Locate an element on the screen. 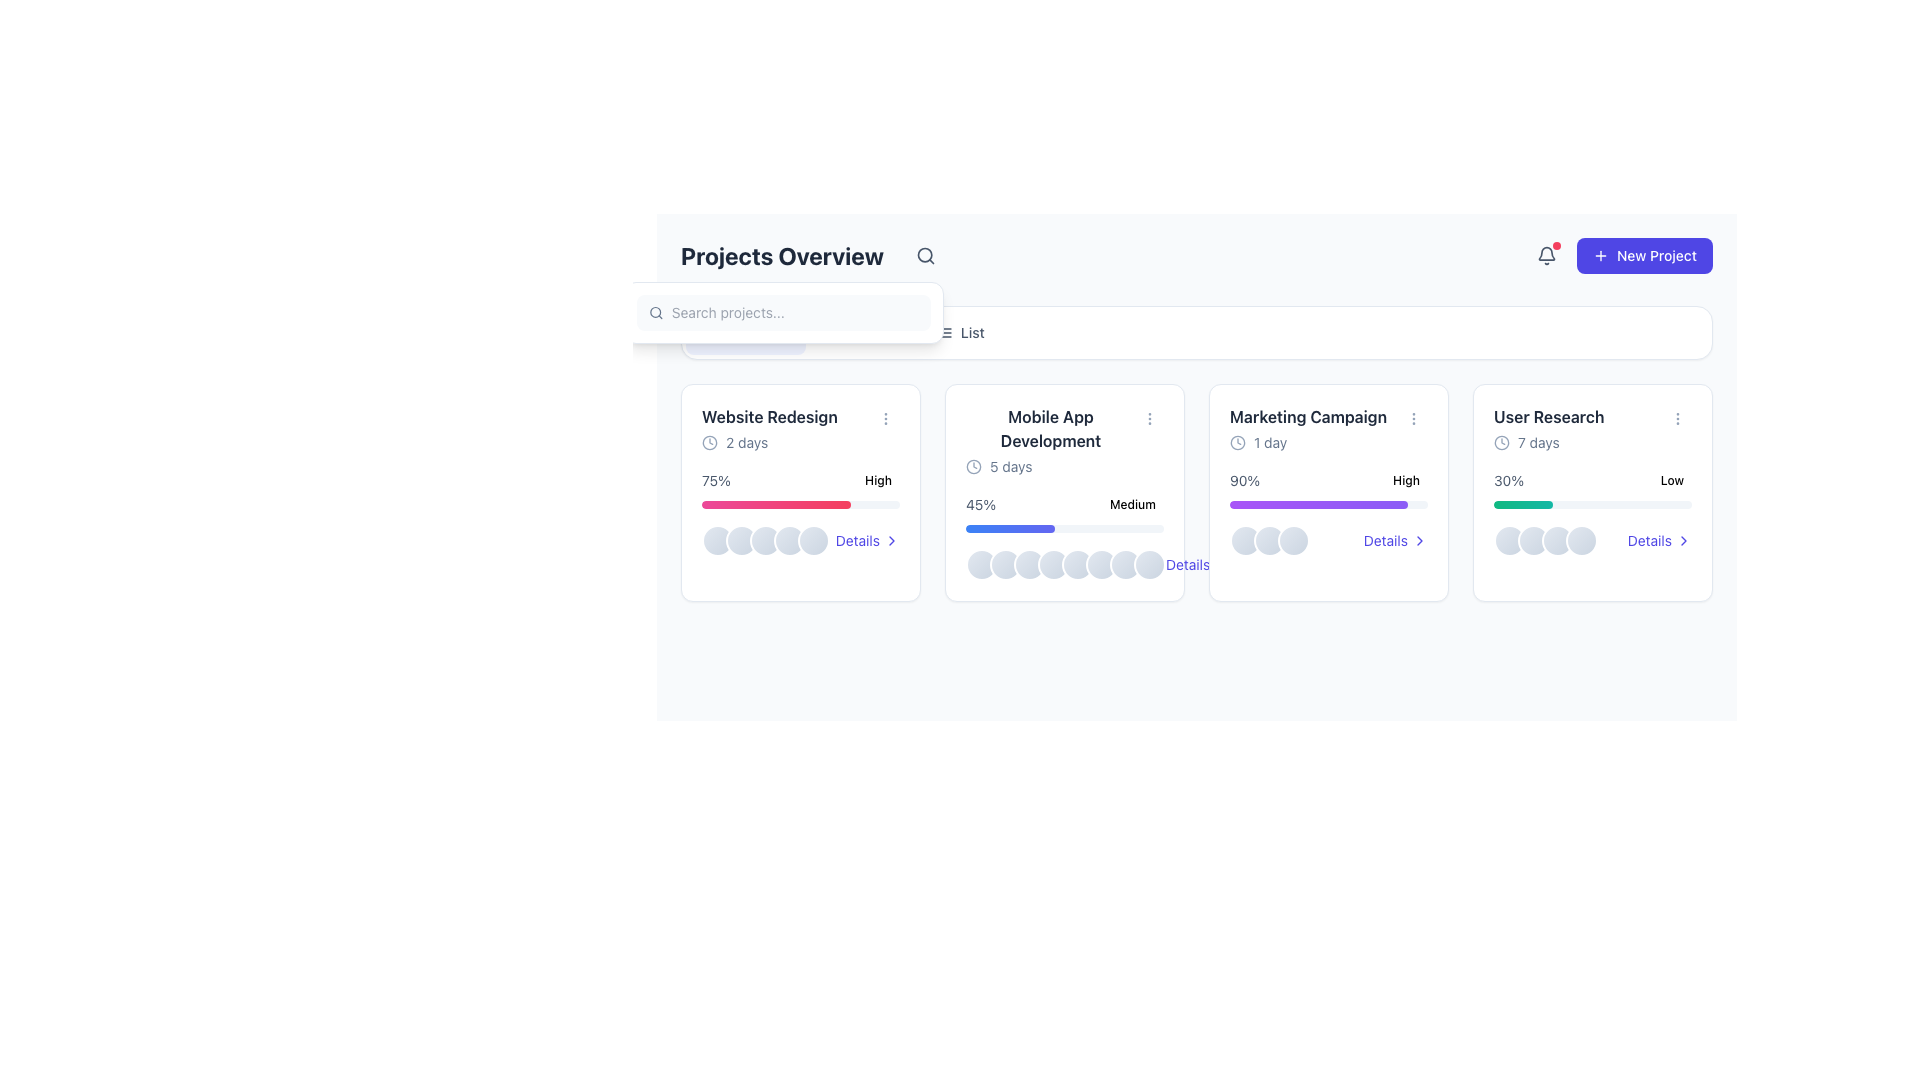  the link with text and icon that navigates to the 'User Research' project to trigger visual feedback is located at coordinates (1659, 540).